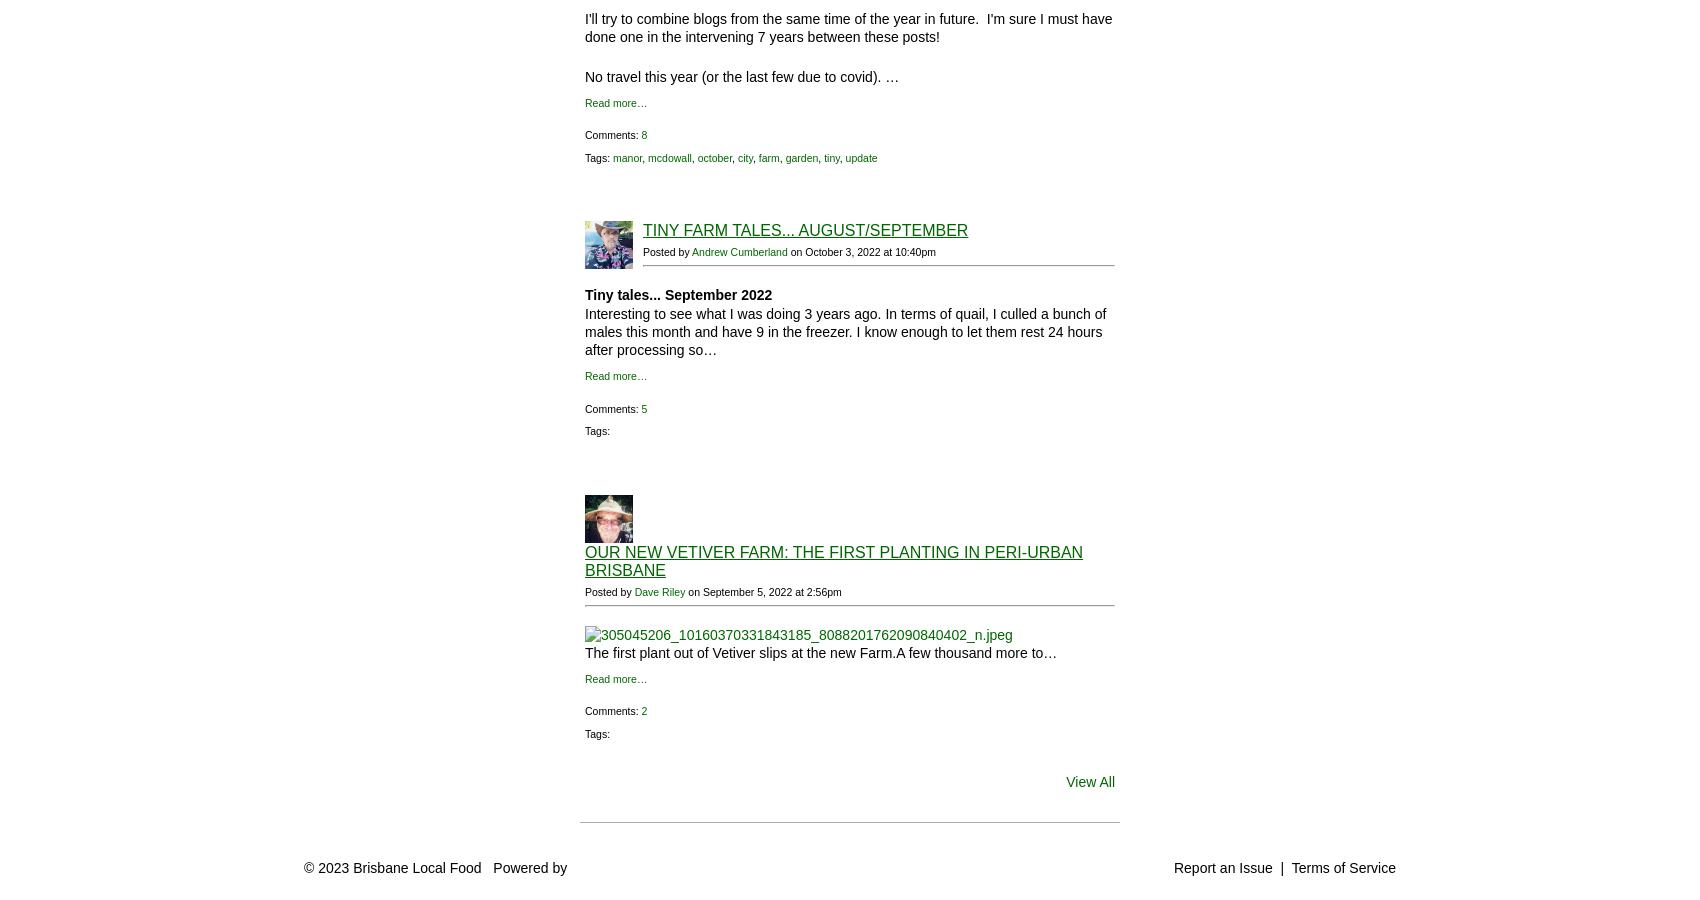 The height and width of the screenshot is (900, 1700). I want to click on 'I'll try to combine blogs from the same time of the year in future.  I'm sure I must have done one in the intervening 7 years between these posts!', so click(583, 26).